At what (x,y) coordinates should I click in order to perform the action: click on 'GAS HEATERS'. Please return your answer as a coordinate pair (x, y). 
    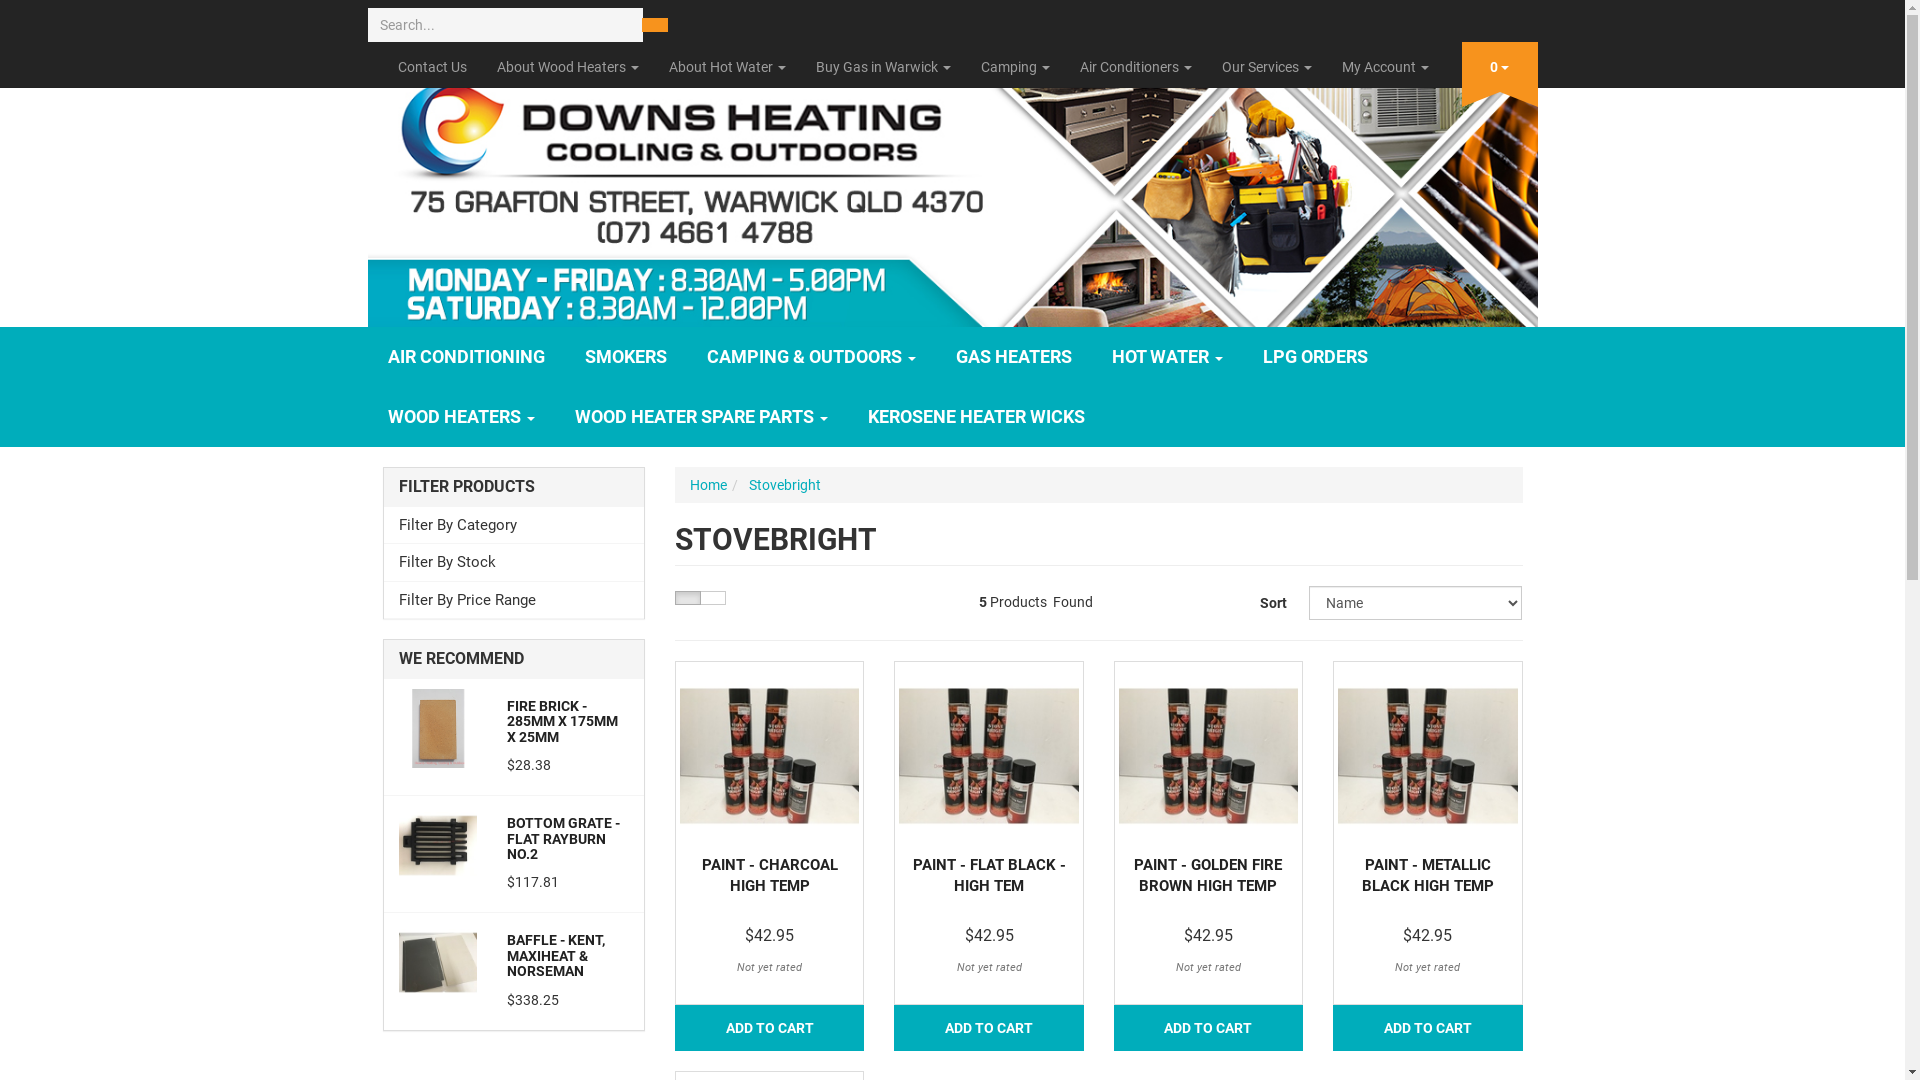
    Looking at the image, I should click on (1013, 356).